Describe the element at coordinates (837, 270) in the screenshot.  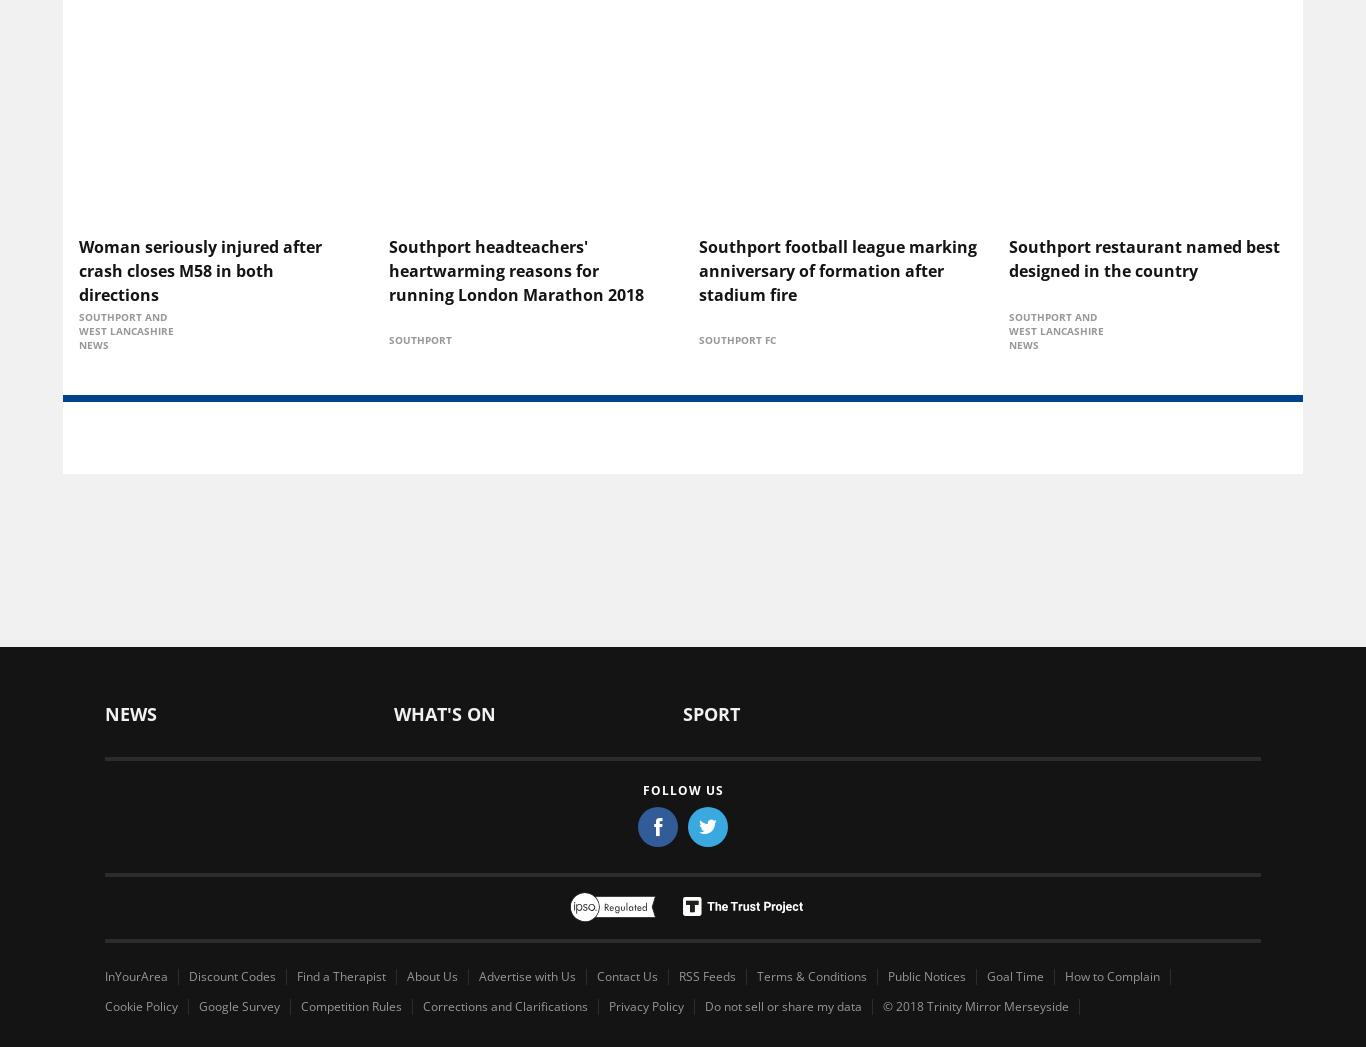
I see `'Southport football league marking anniversary of formation after stadium fire'` at that location.